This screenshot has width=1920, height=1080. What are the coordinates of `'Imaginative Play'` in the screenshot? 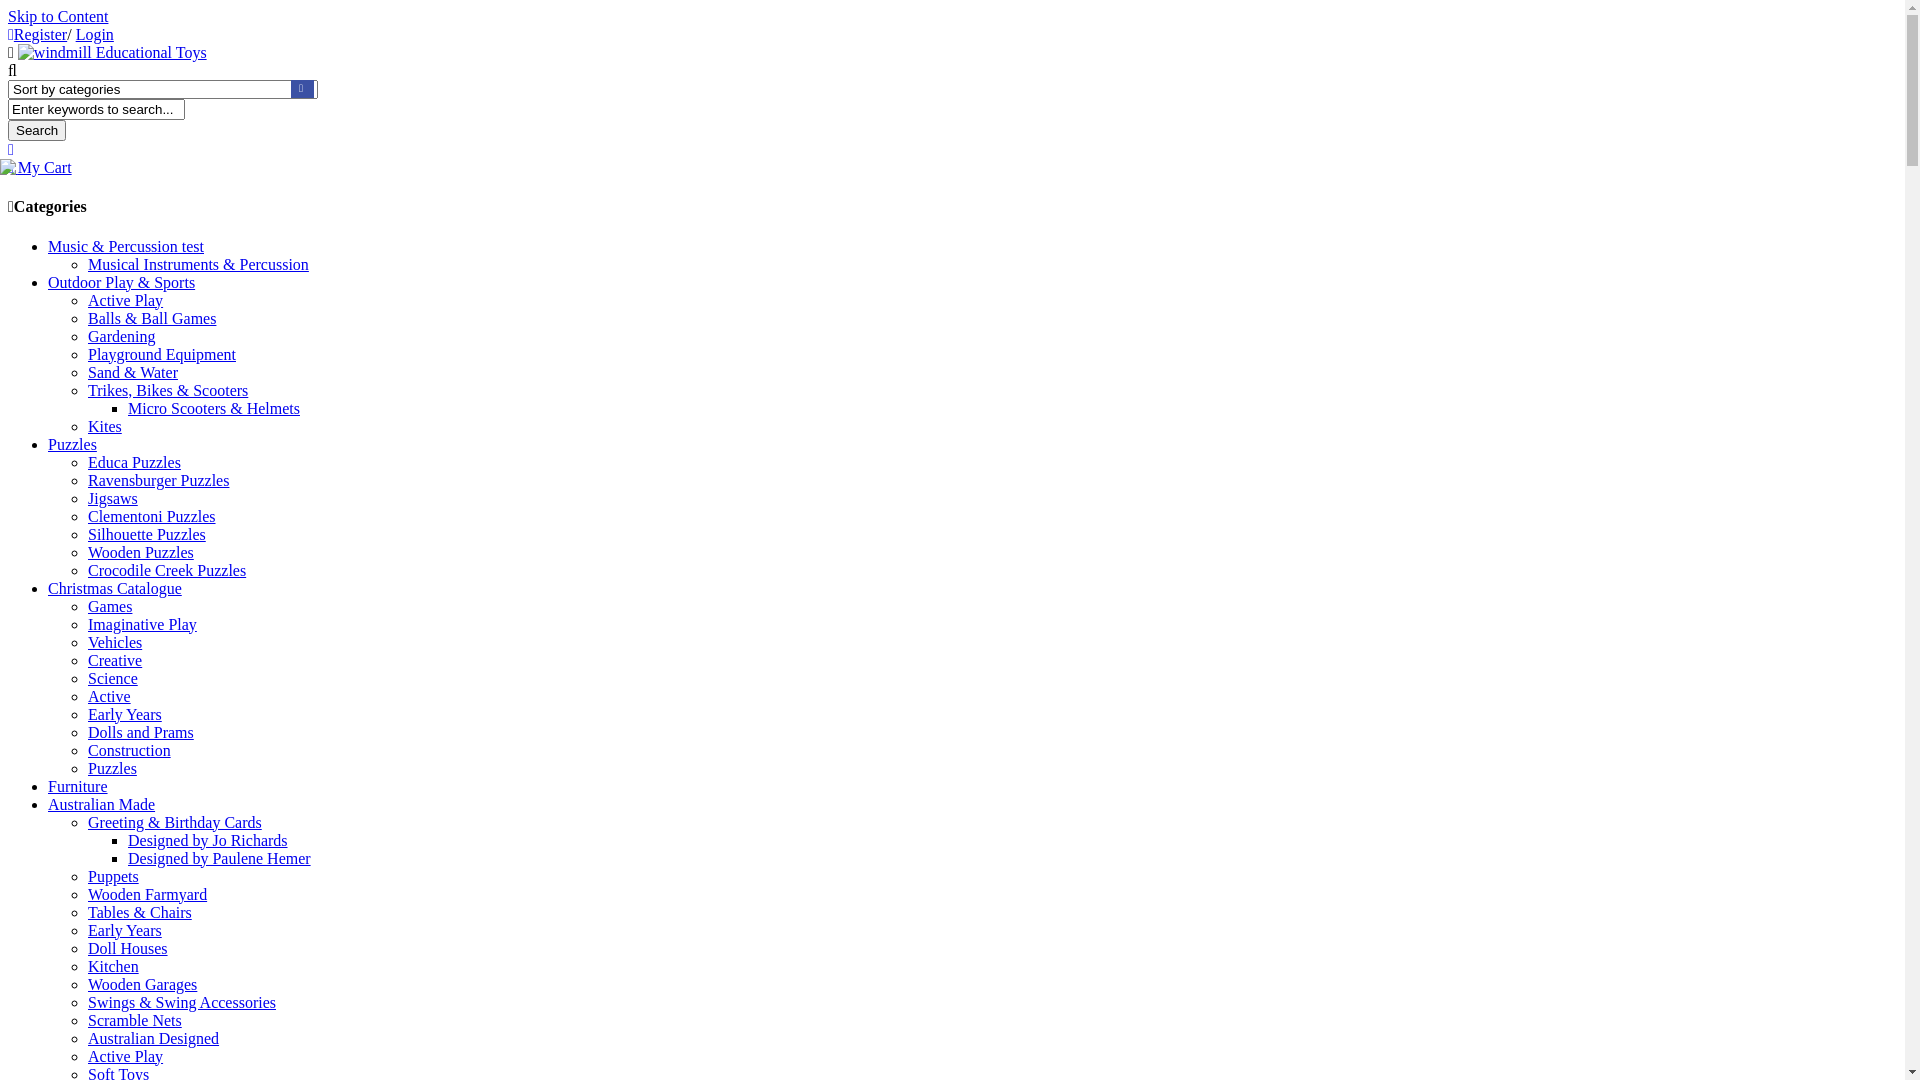 It's located at (141, 623).